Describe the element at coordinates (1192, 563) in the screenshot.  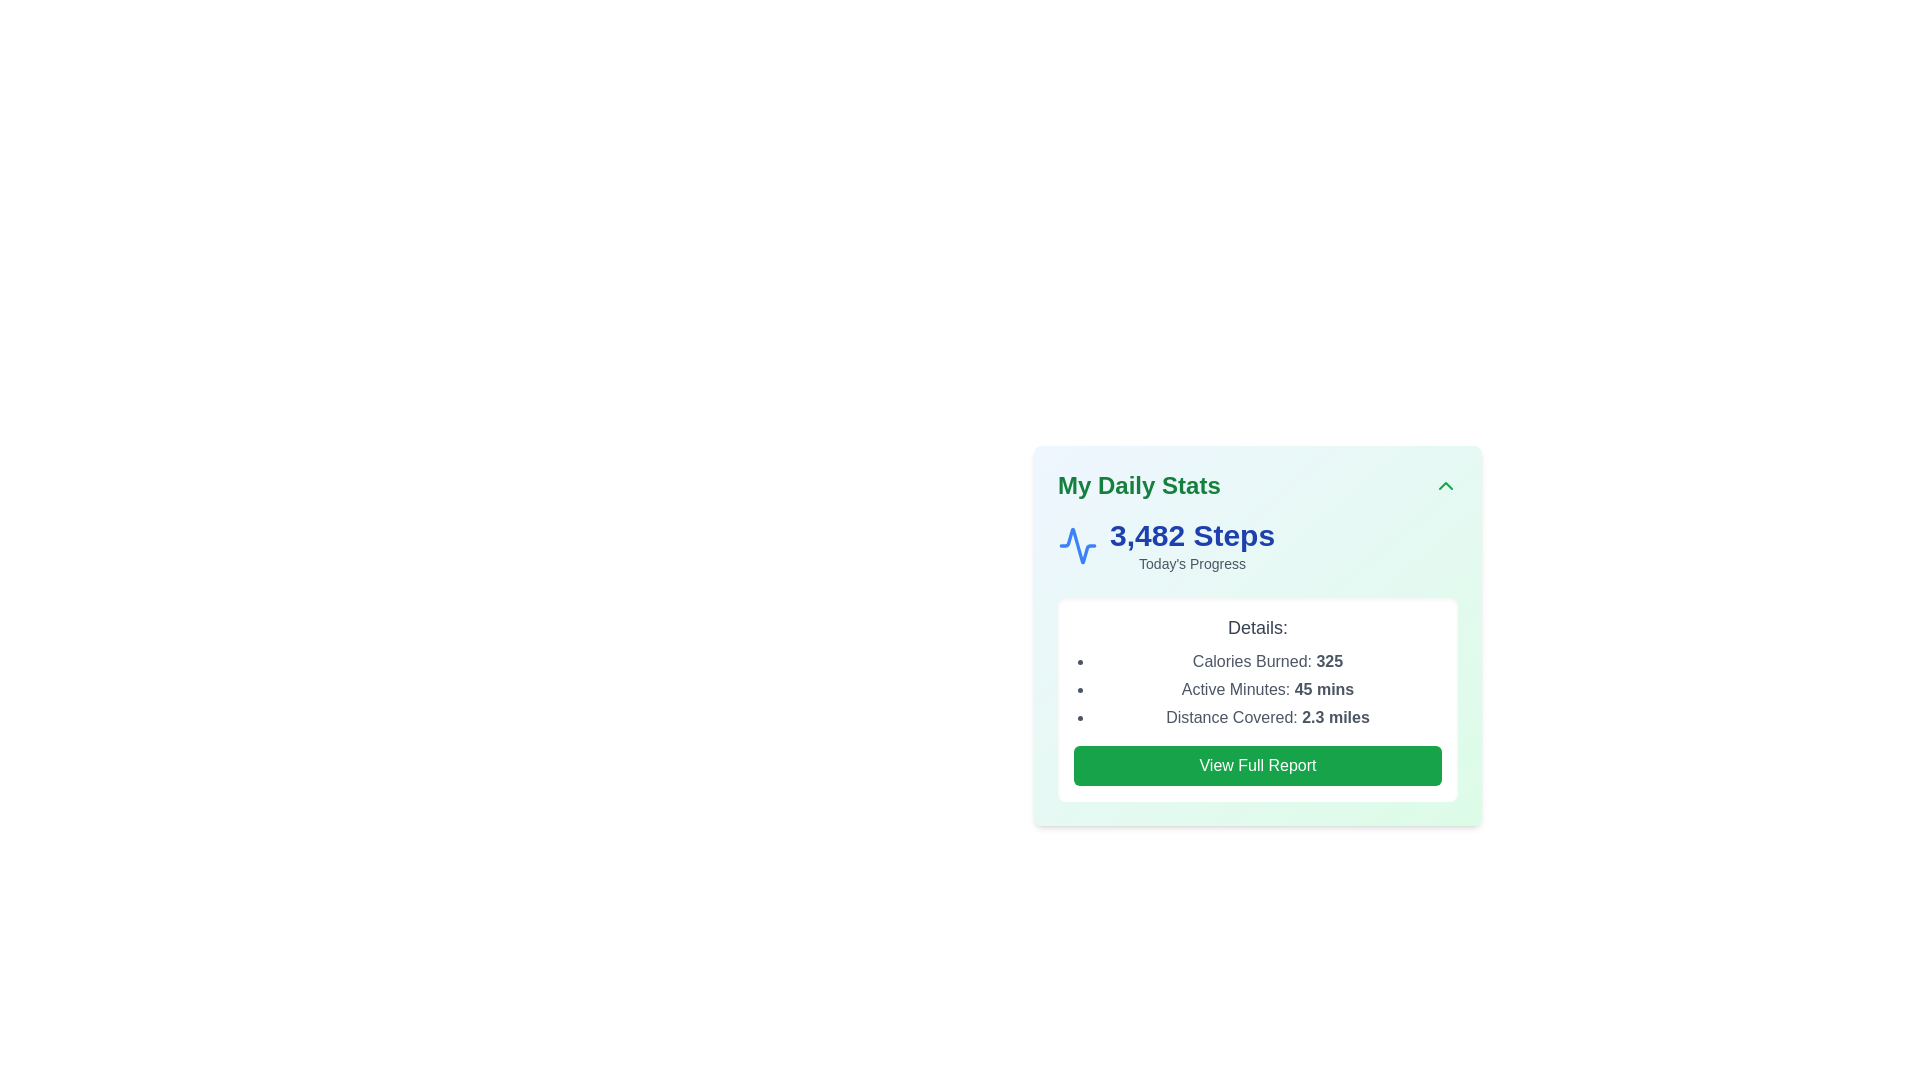
I see `text label displaying 'Today's Progress' located beneath '3,482 Steps' in the card labeled 'My Daily Stats'` at that location.